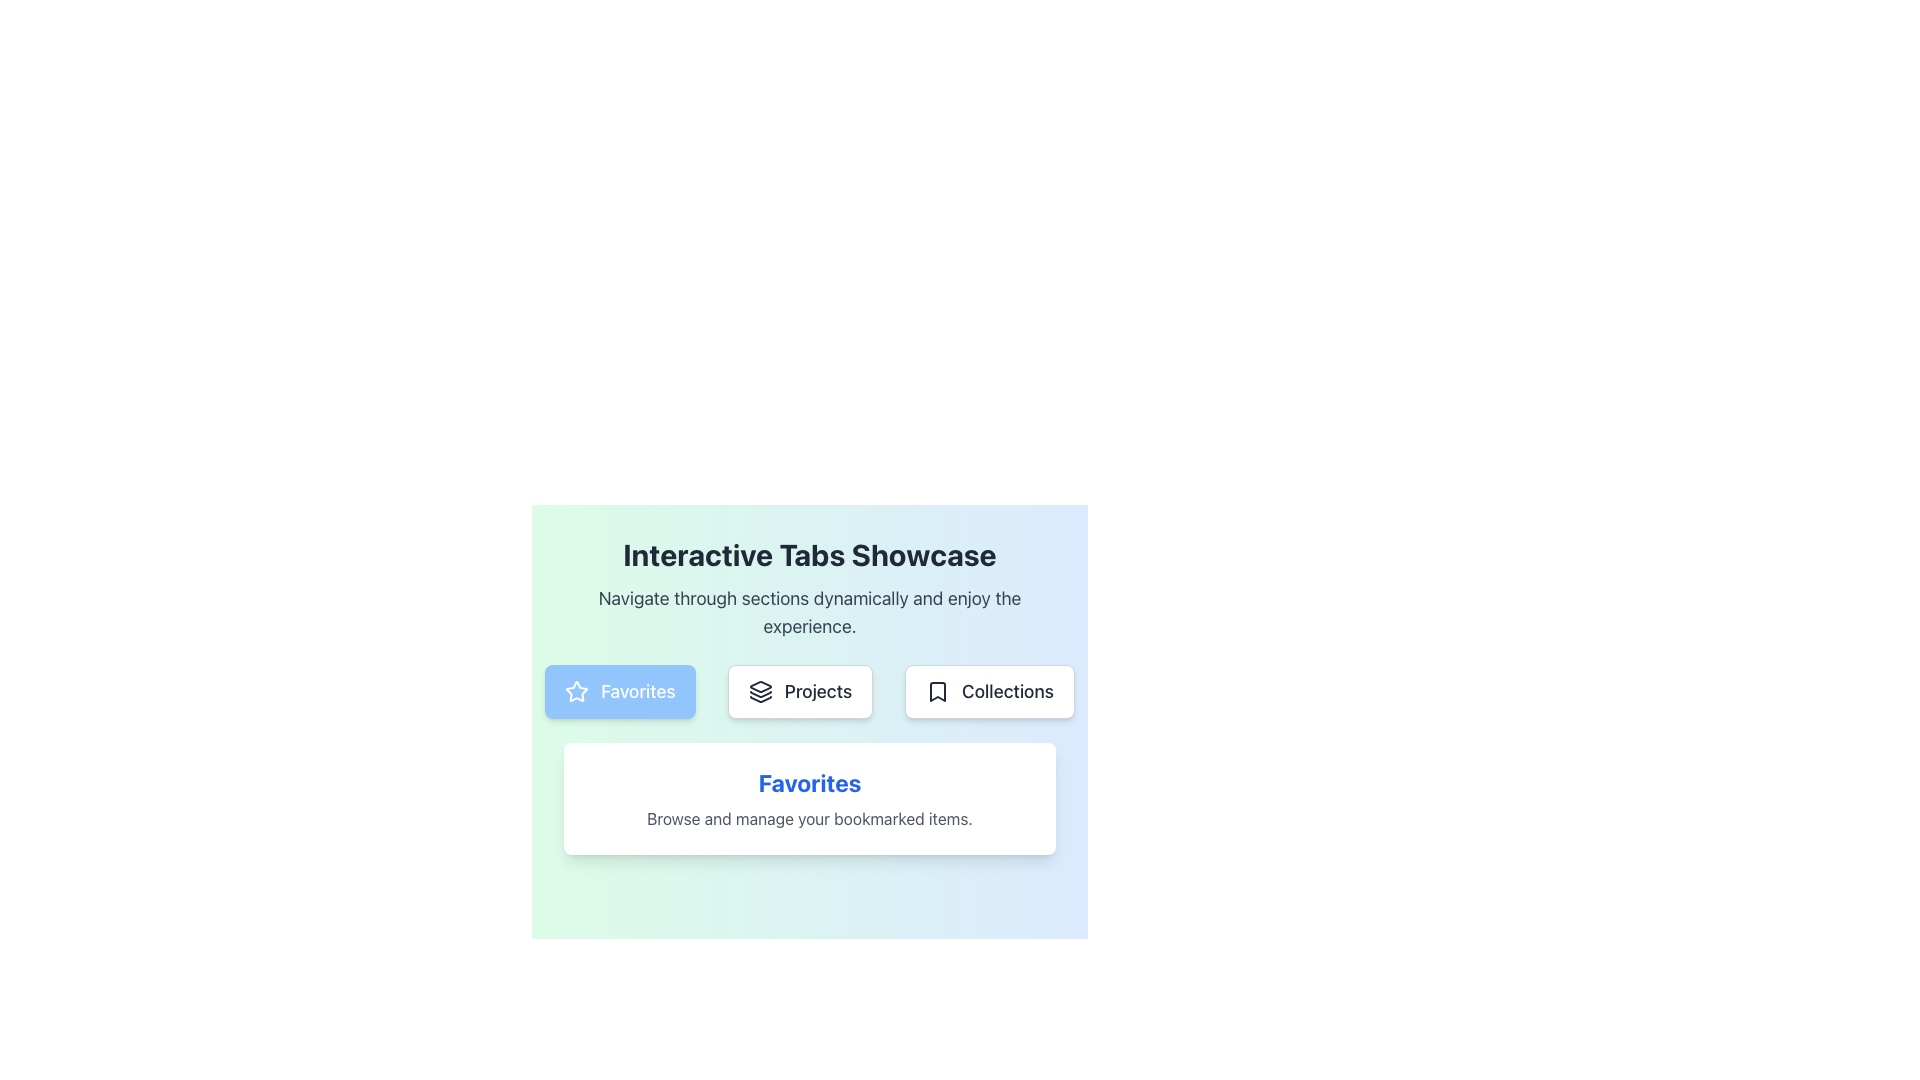  What do you see at coordinates (637, 690) in the screenshot?
I see `the button containing the 'Favorites' label` at bounding box center [637, 690].